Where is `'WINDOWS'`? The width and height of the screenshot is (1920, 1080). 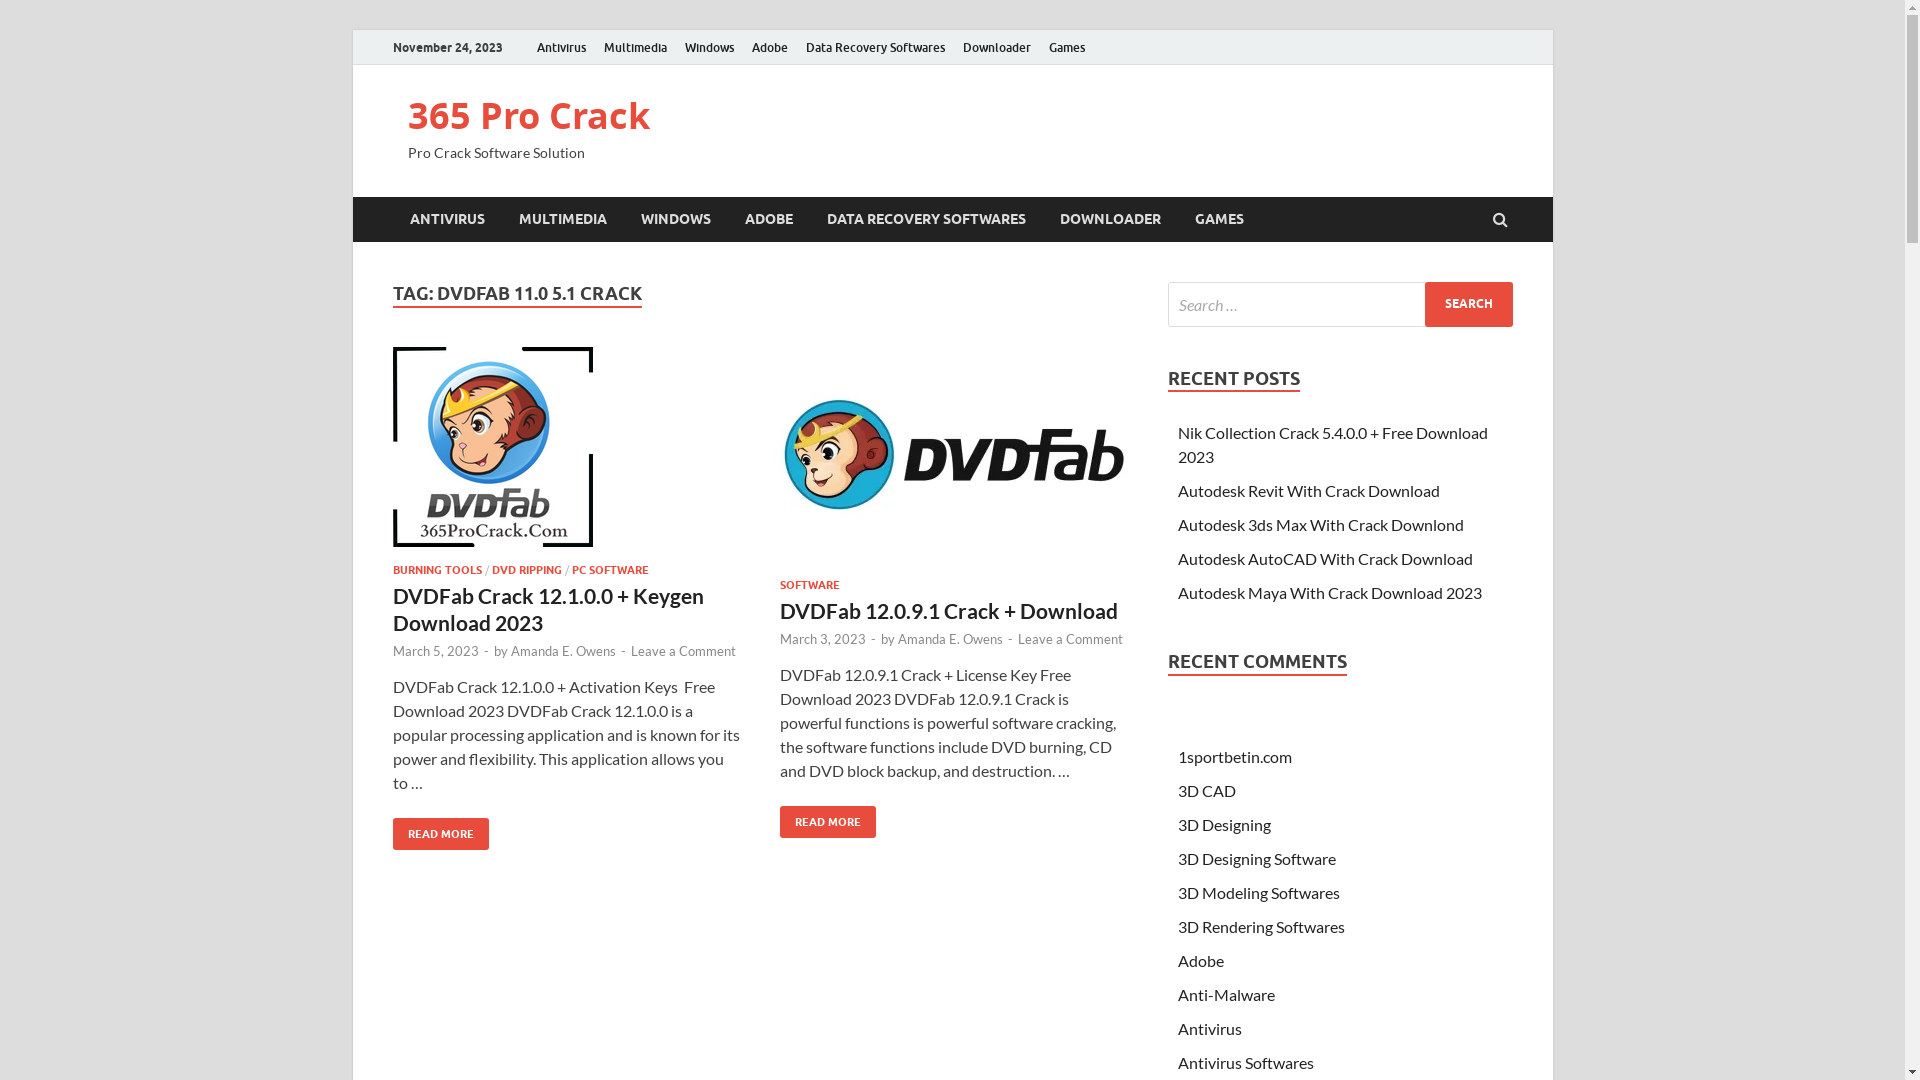
'WINDOWS' is located at coordinates (676, 219).